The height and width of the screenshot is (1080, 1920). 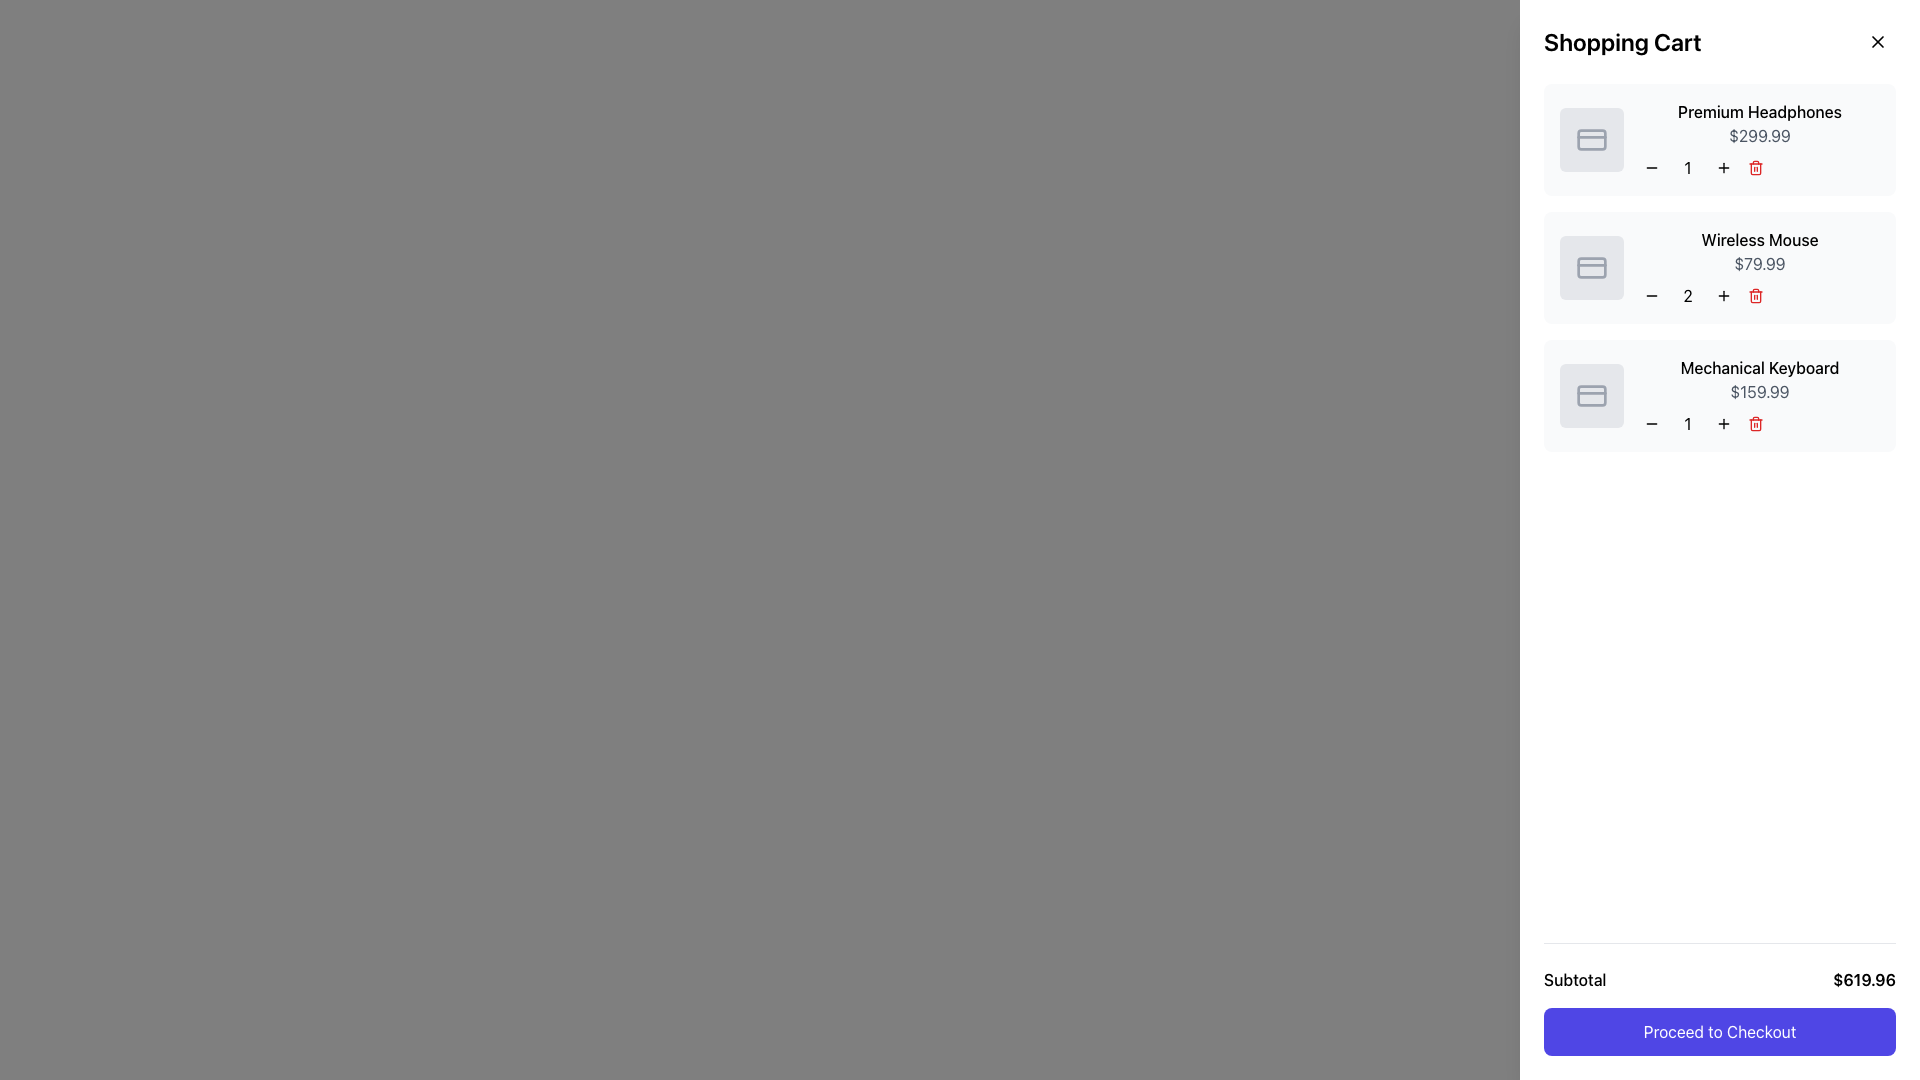 What do you see at coordinates (1755, 296) in the screenshot?
I see `the delete button for the 'Wireless Mouse' item in the shopping cart` at bounding box center [1755, 296].